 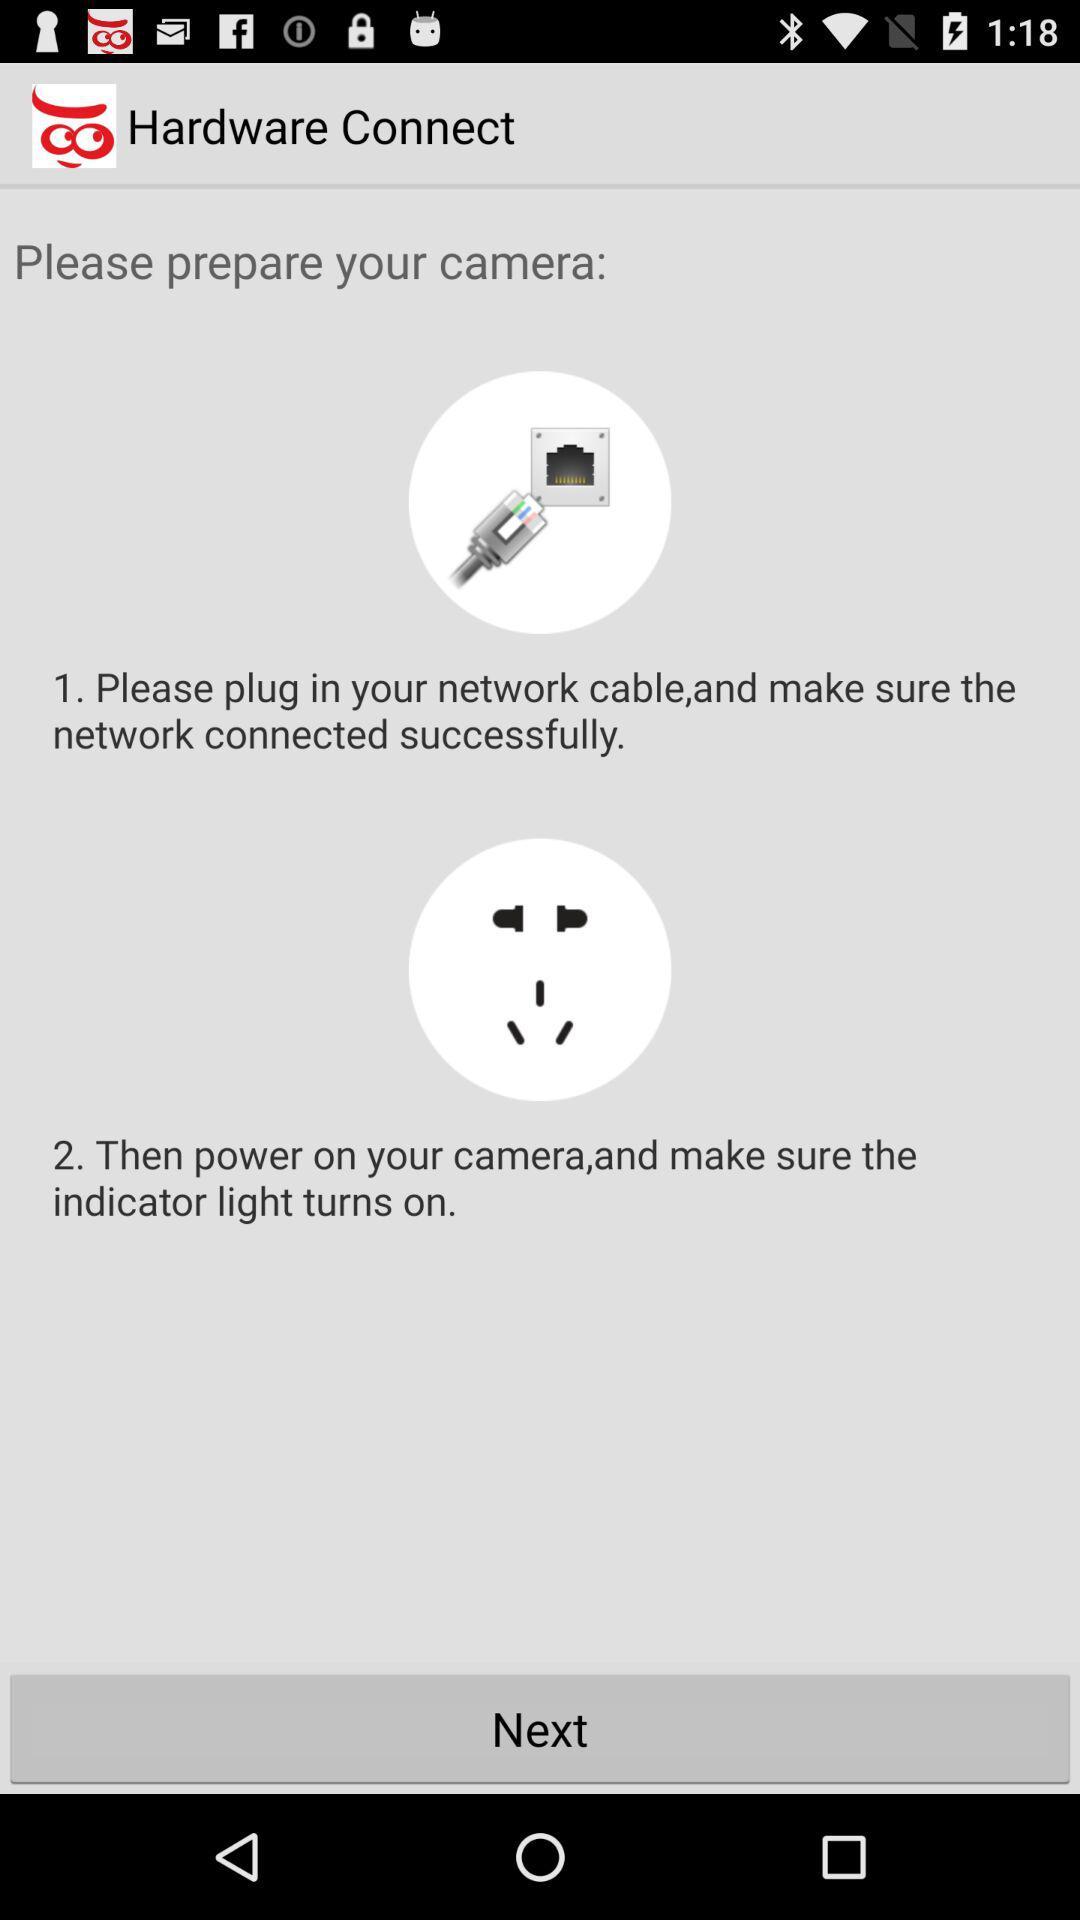 I want to click on the item at the bottom, so click(x=540, y=1727).